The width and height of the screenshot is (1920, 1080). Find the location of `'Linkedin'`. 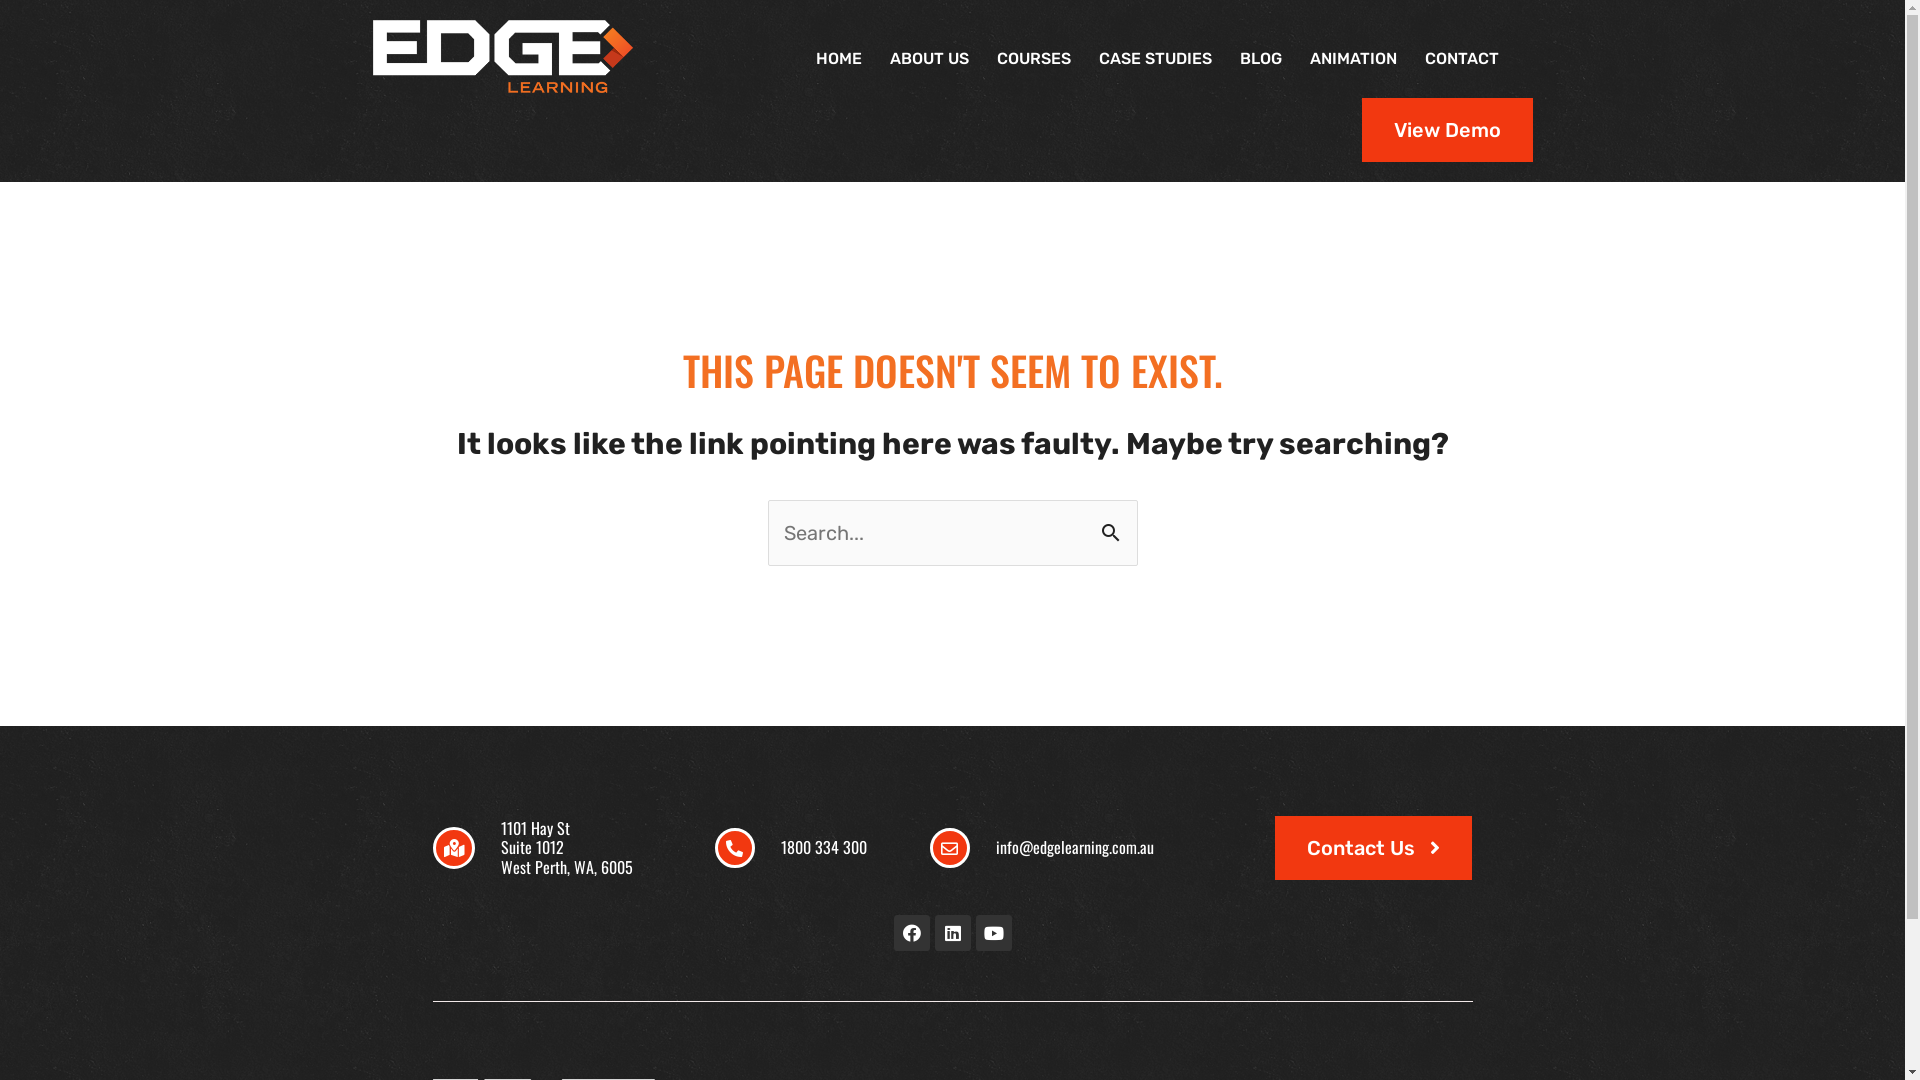

'Linkedin' is located at coordinates (933, 933).